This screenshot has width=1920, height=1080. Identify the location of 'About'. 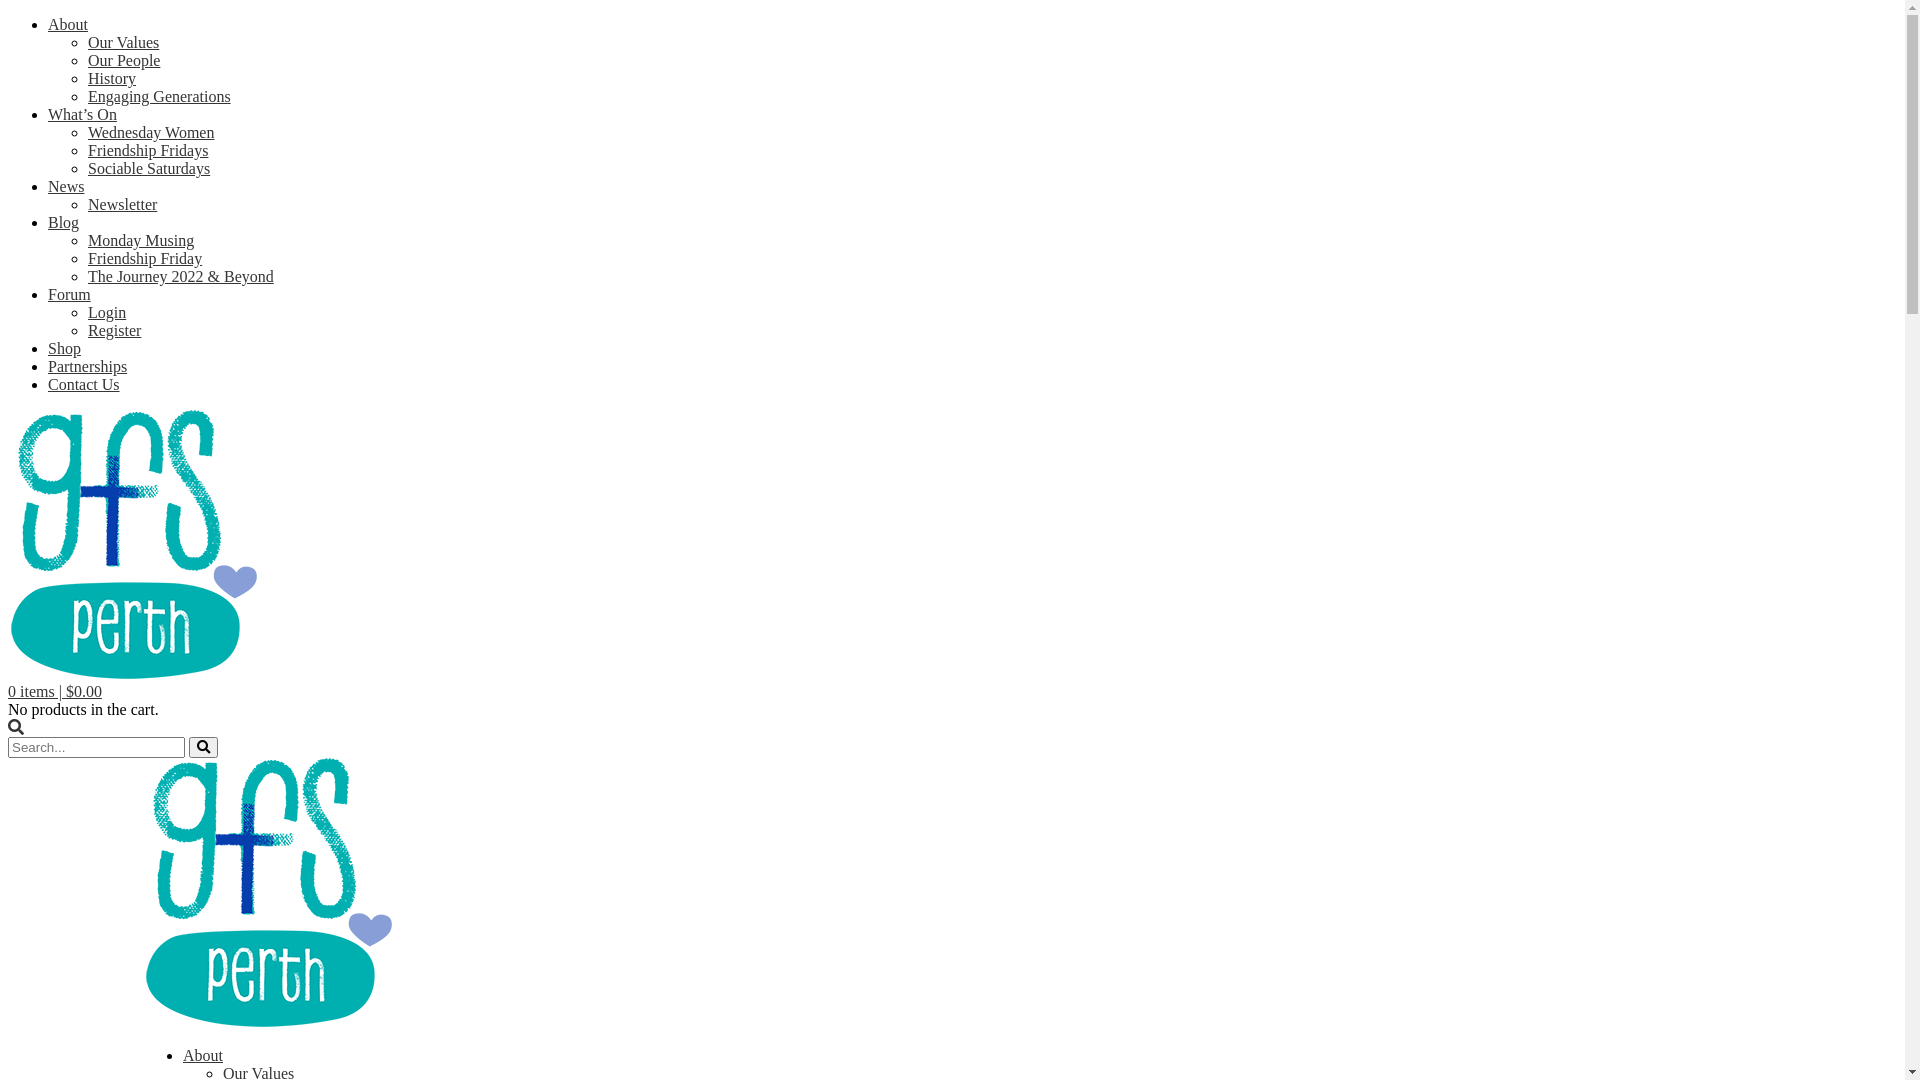
(202, 1054).